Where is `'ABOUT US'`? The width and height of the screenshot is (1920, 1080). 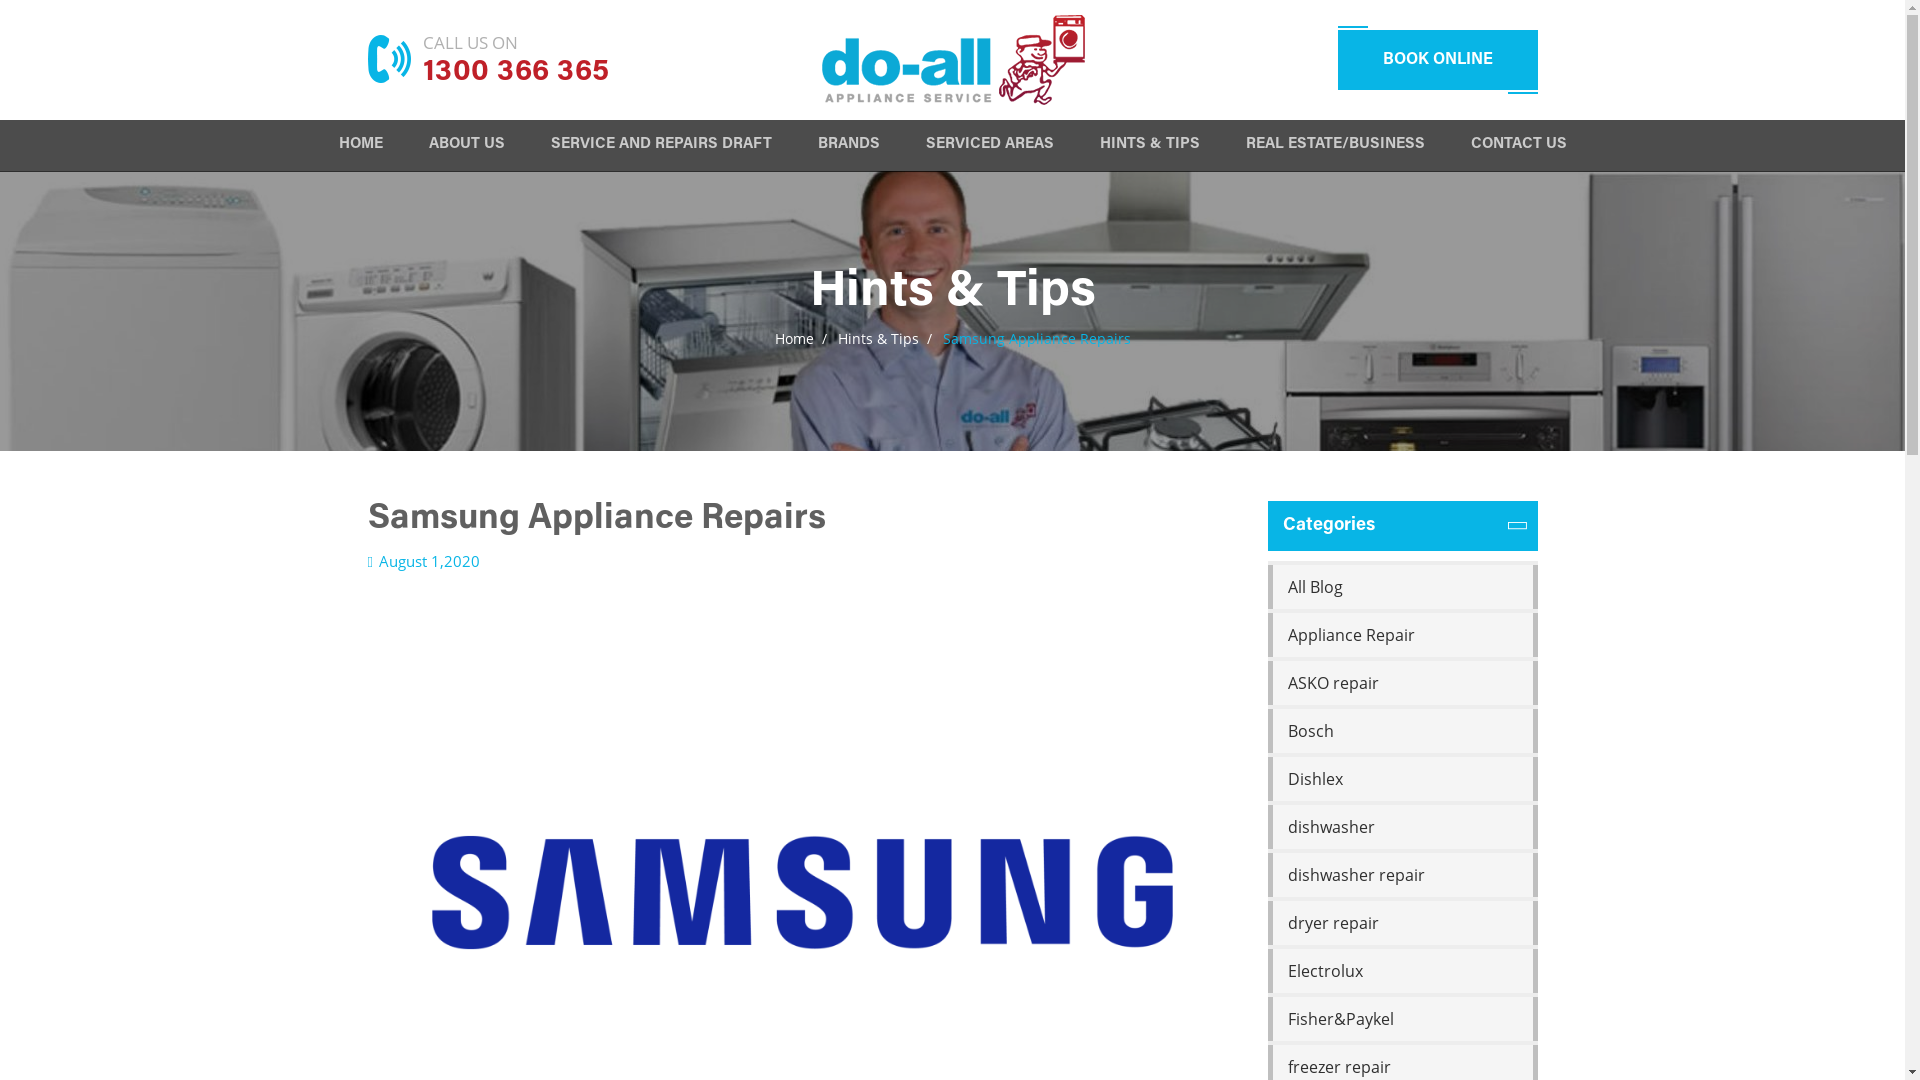 'ABOUT US' is located at coordinates (464, 146).